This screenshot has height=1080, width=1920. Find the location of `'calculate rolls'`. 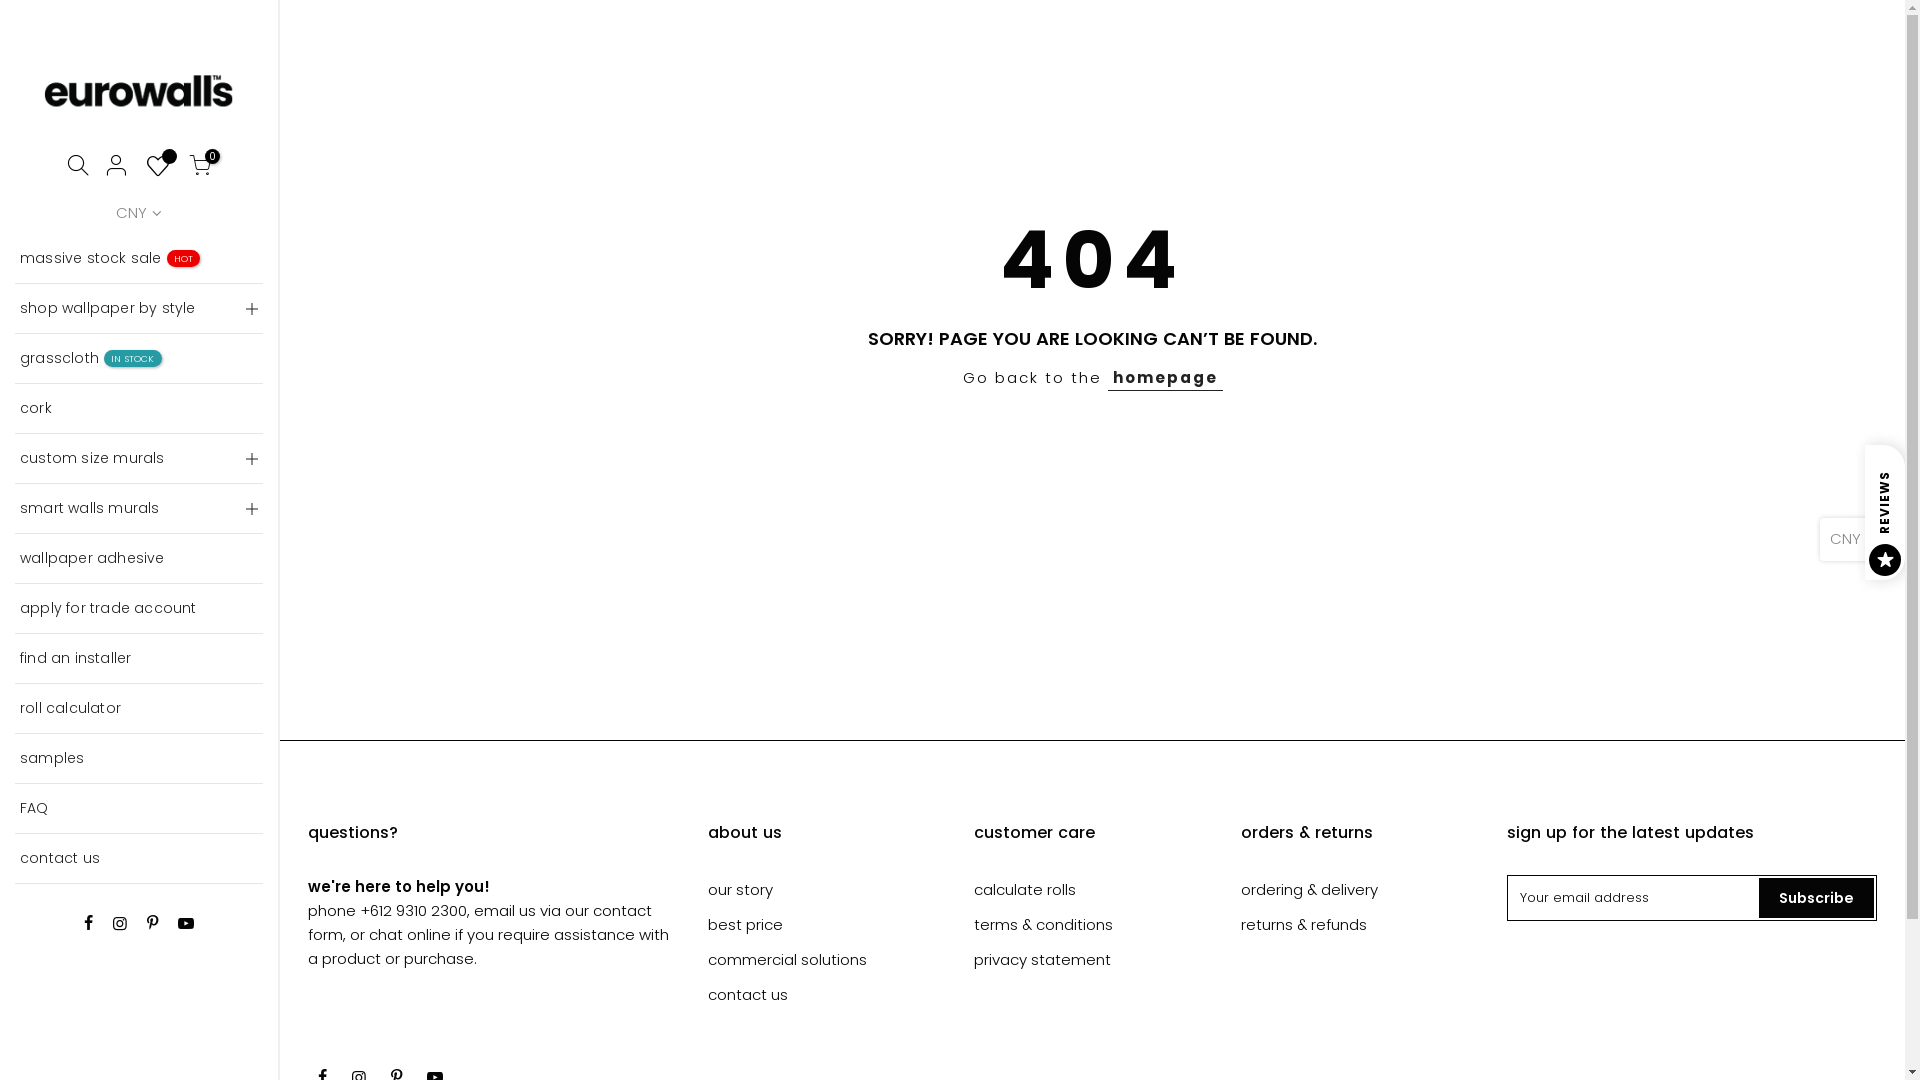

'calculate rolls' is located at coordinates (1025, 888).